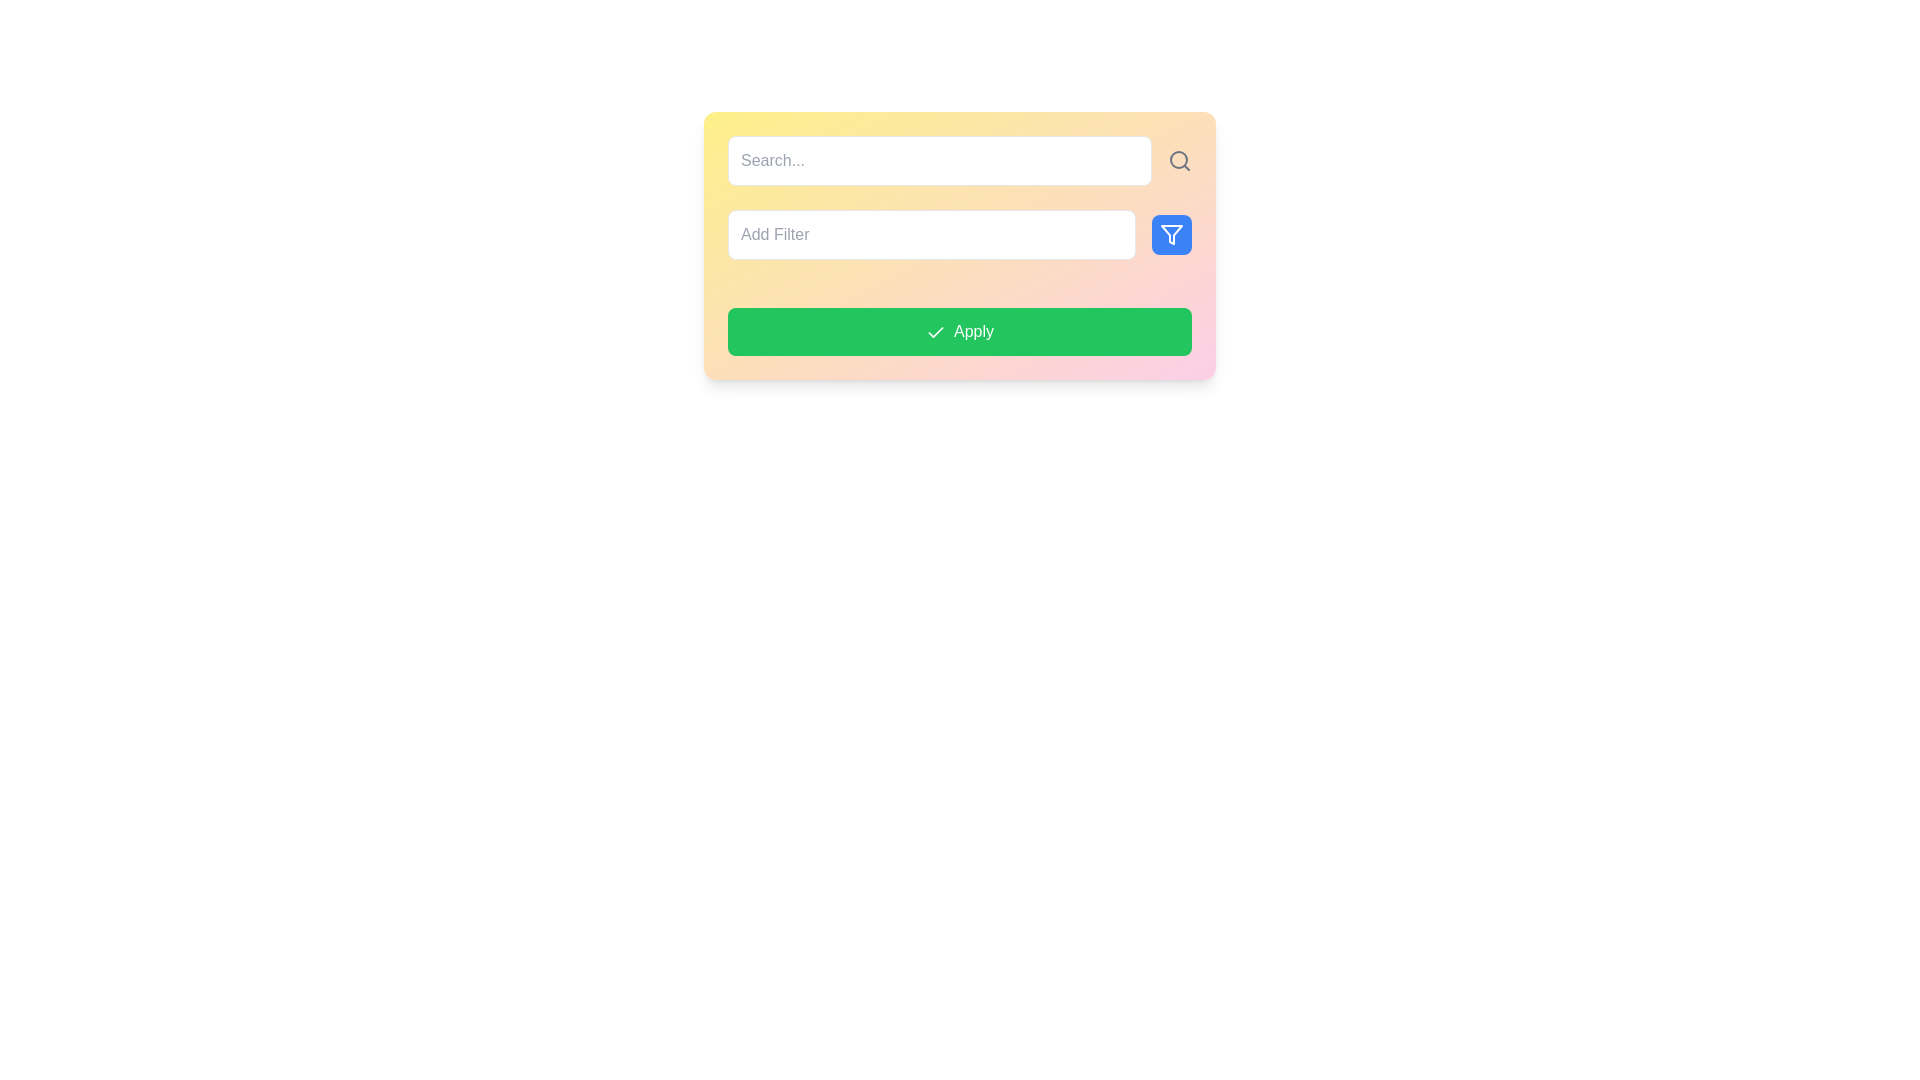 Image resolution: width=1920 pixels, height=1080 pixels. Describe the element at coordinates (1171, 234) in the screenshot. I see `the small blue button with a funnel icon, located to the far right of the 'Add Filter' input field, to observe its hover effect` at that location.